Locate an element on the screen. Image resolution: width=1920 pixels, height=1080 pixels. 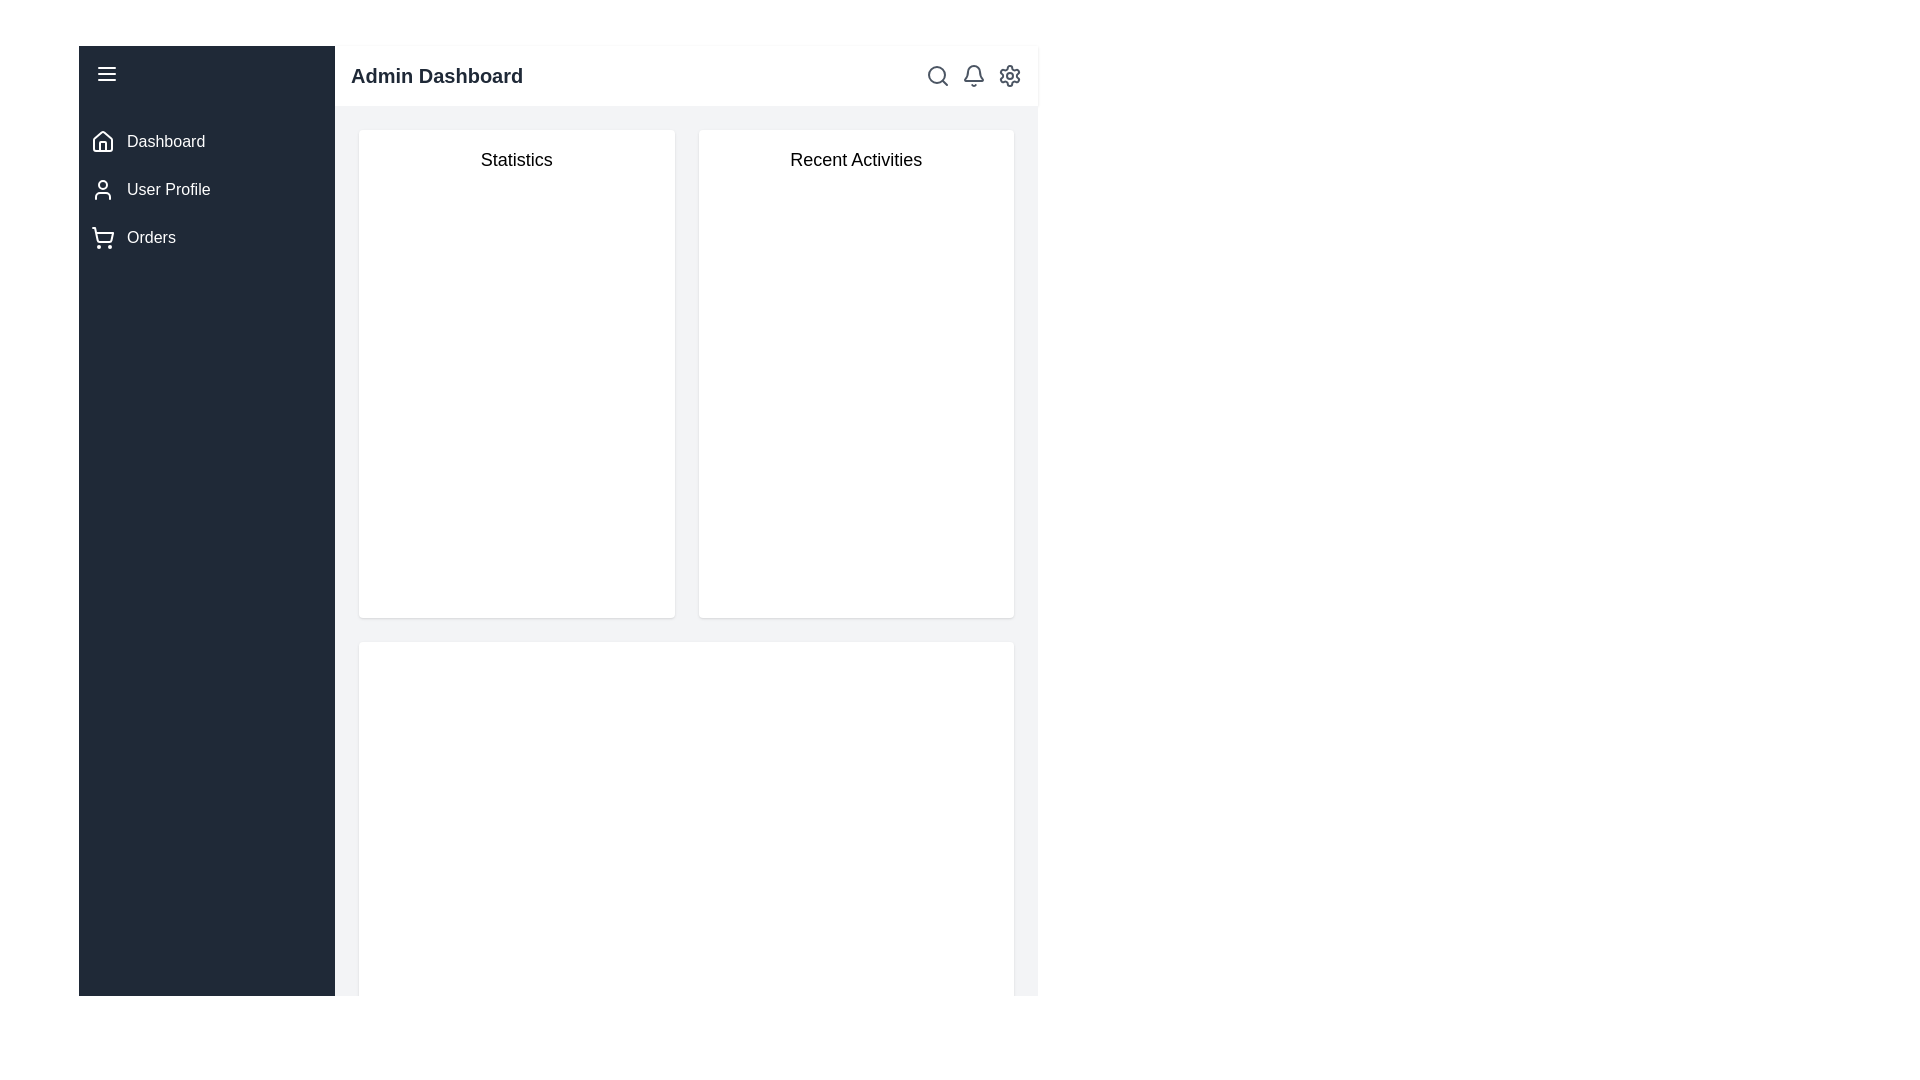
the 'Statistics' card, which is a white rectangular card with rounded corners located in the upper left corner of the grid layout is located at coordinates (516, 374).